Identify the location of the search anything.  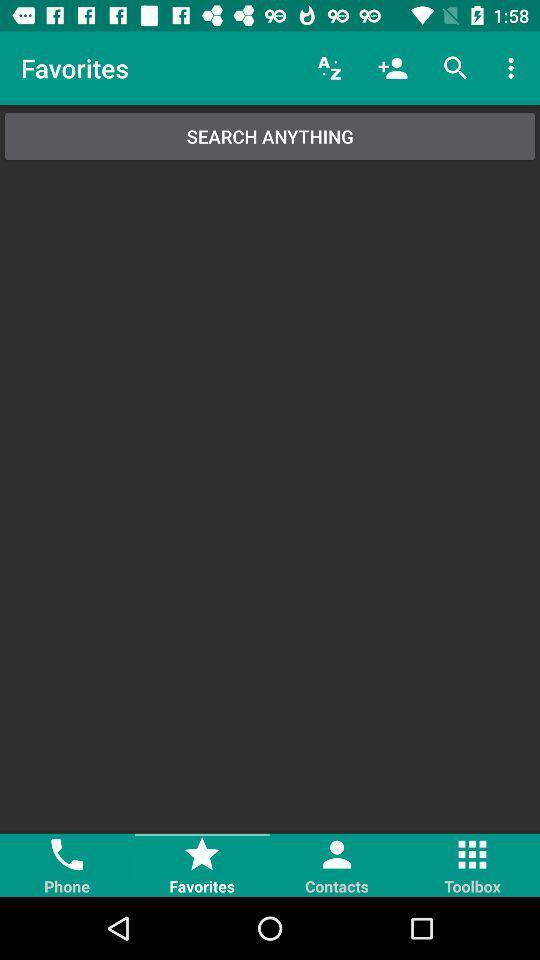
(270, 135).